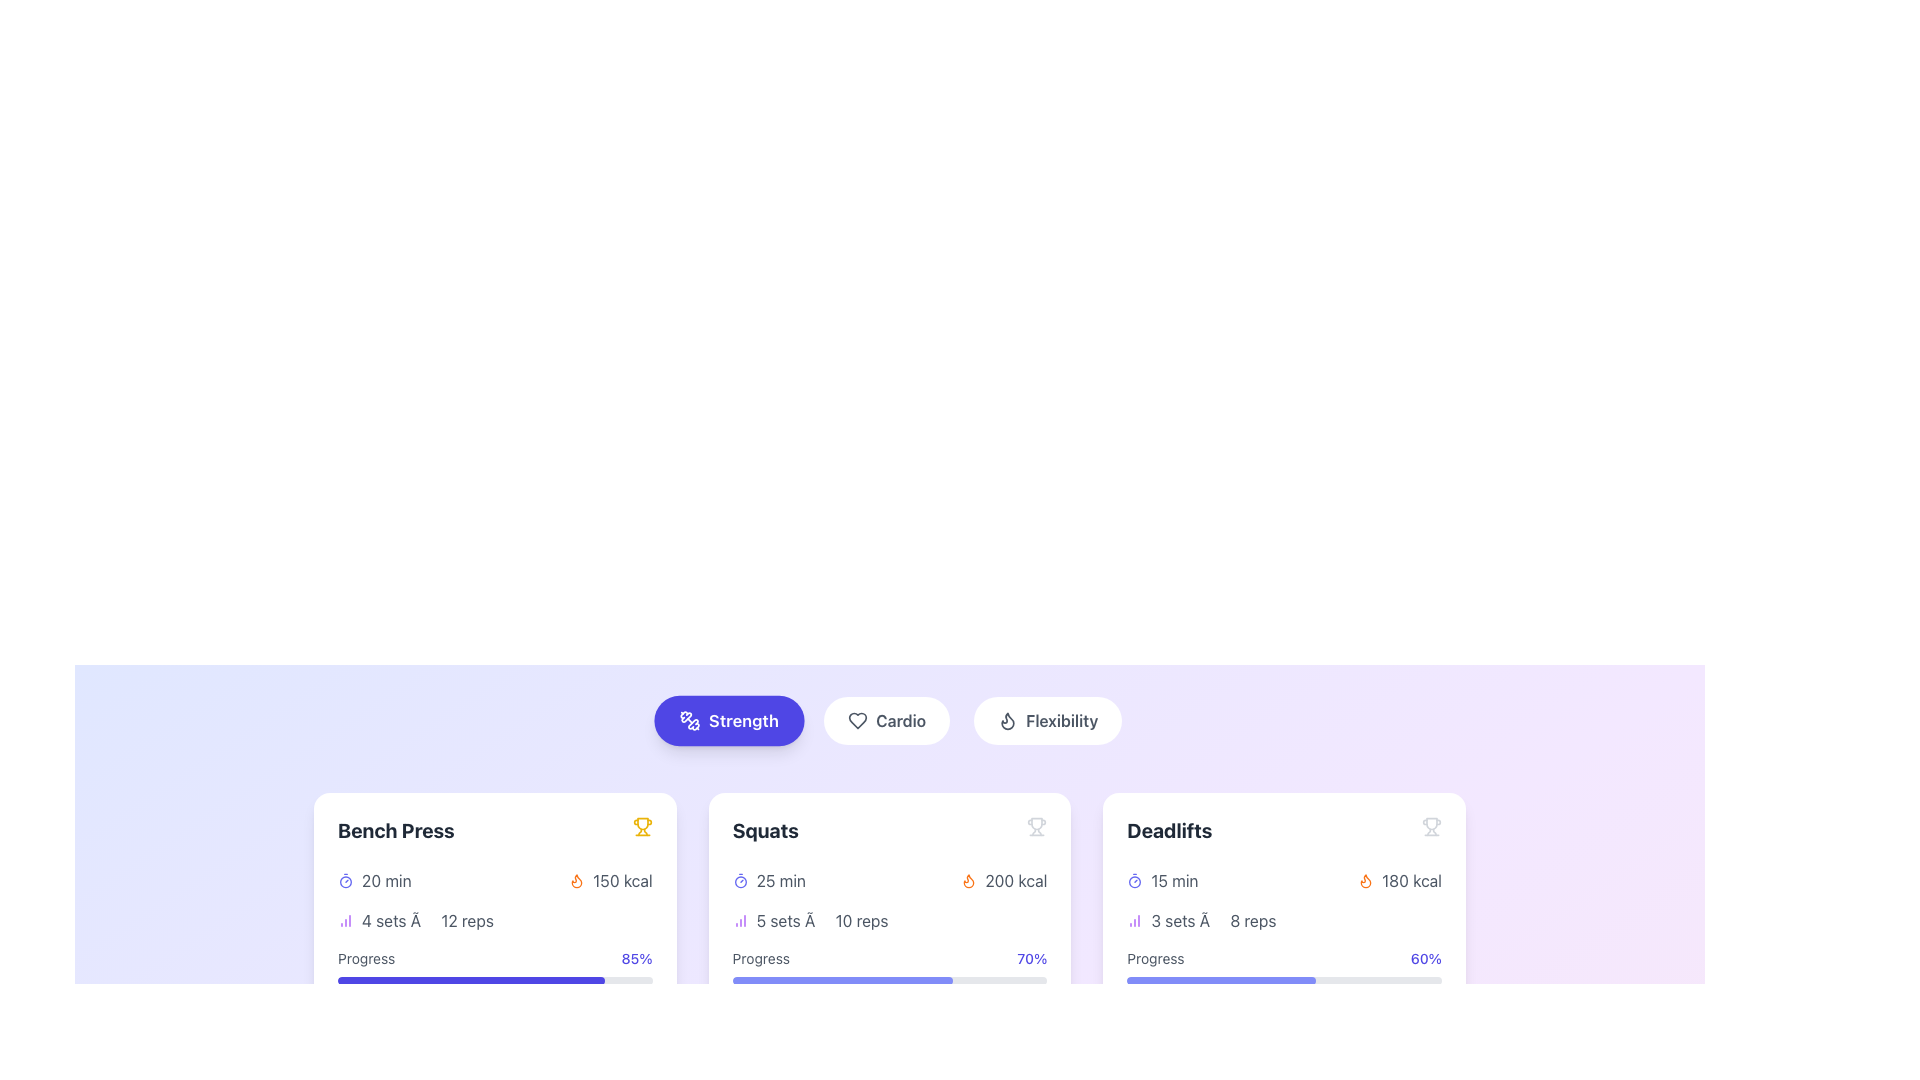 This screenshot has width=1920, height=1080. What do you see at coordinates (1016, 879) in the screenshot?
I see `the informational text label that displays the caloric value associated with the 'Squats' activity, located within the 'Squats' card below the title and to the right of the flame icon` at bounding box center [1016, 879].